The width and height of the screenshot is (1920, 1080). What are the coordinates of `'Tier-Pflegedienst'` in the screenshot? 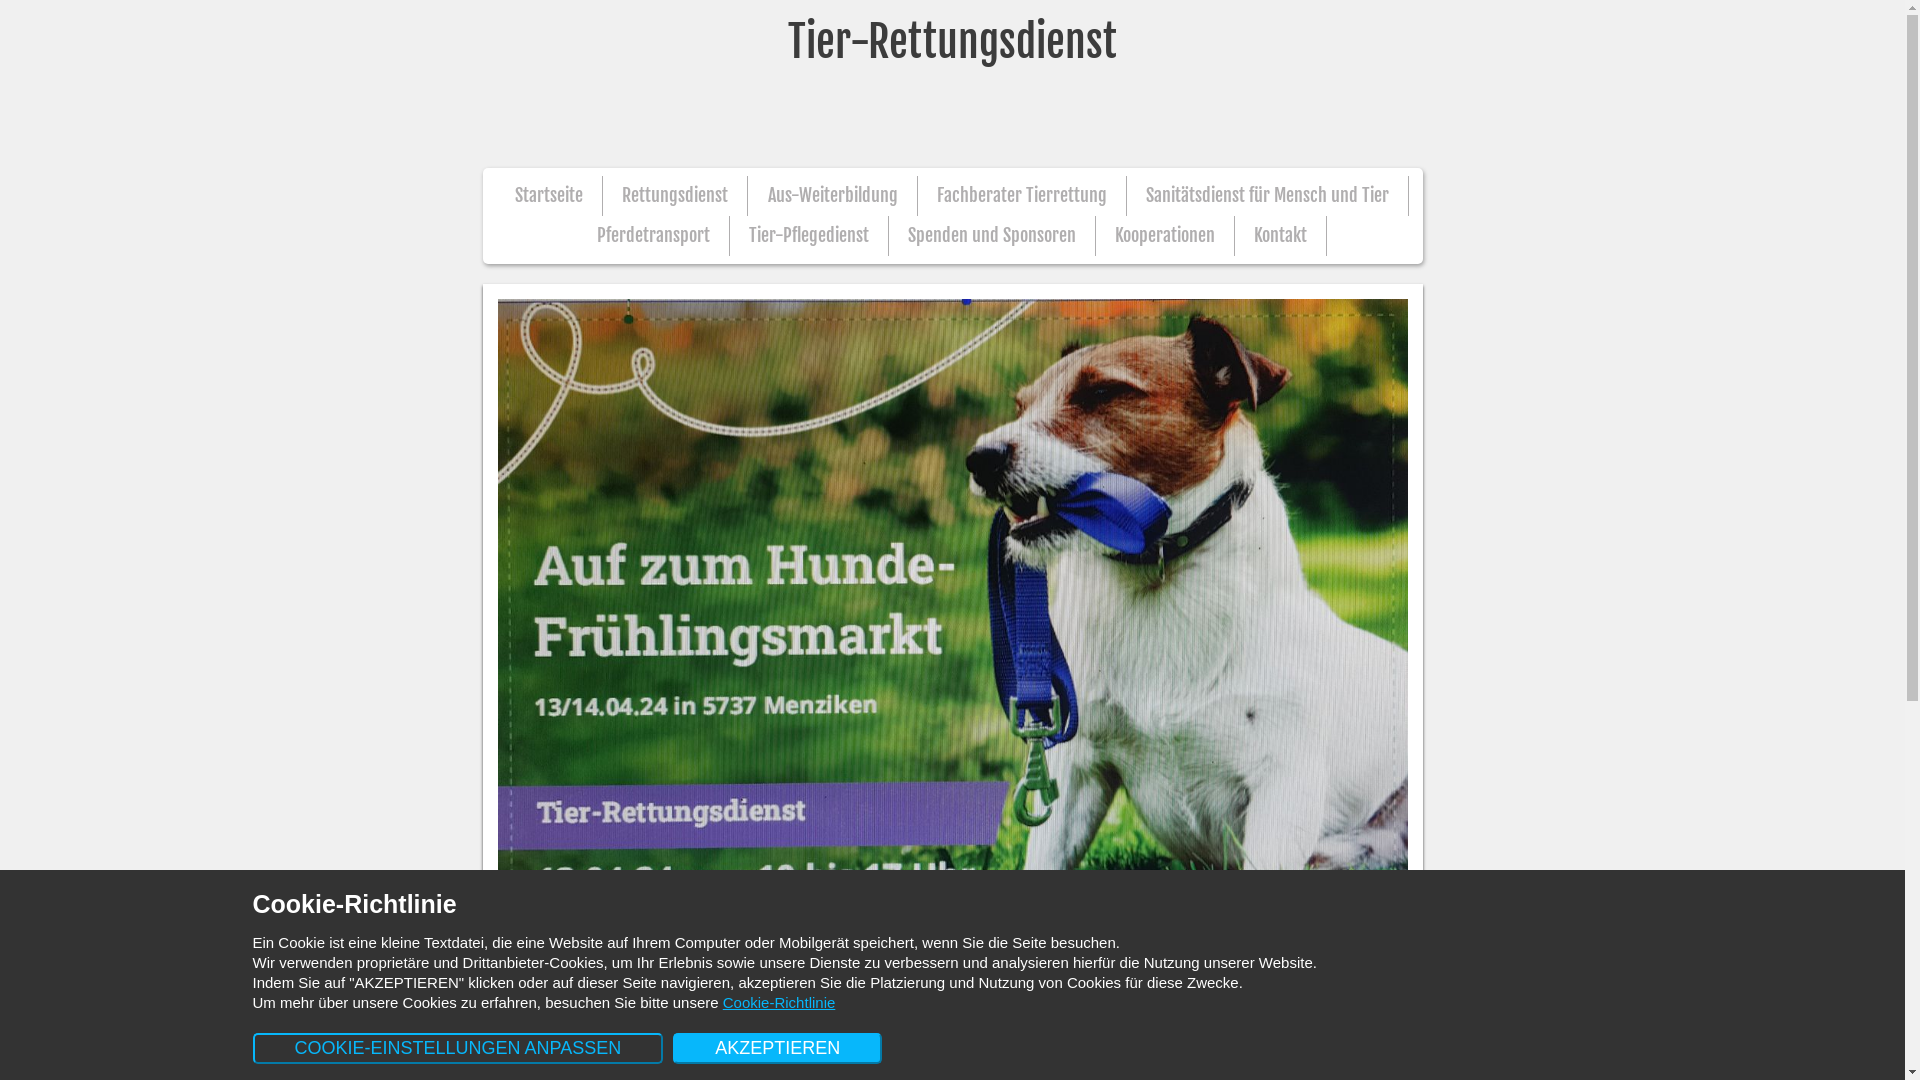 It's located at (738, 234).